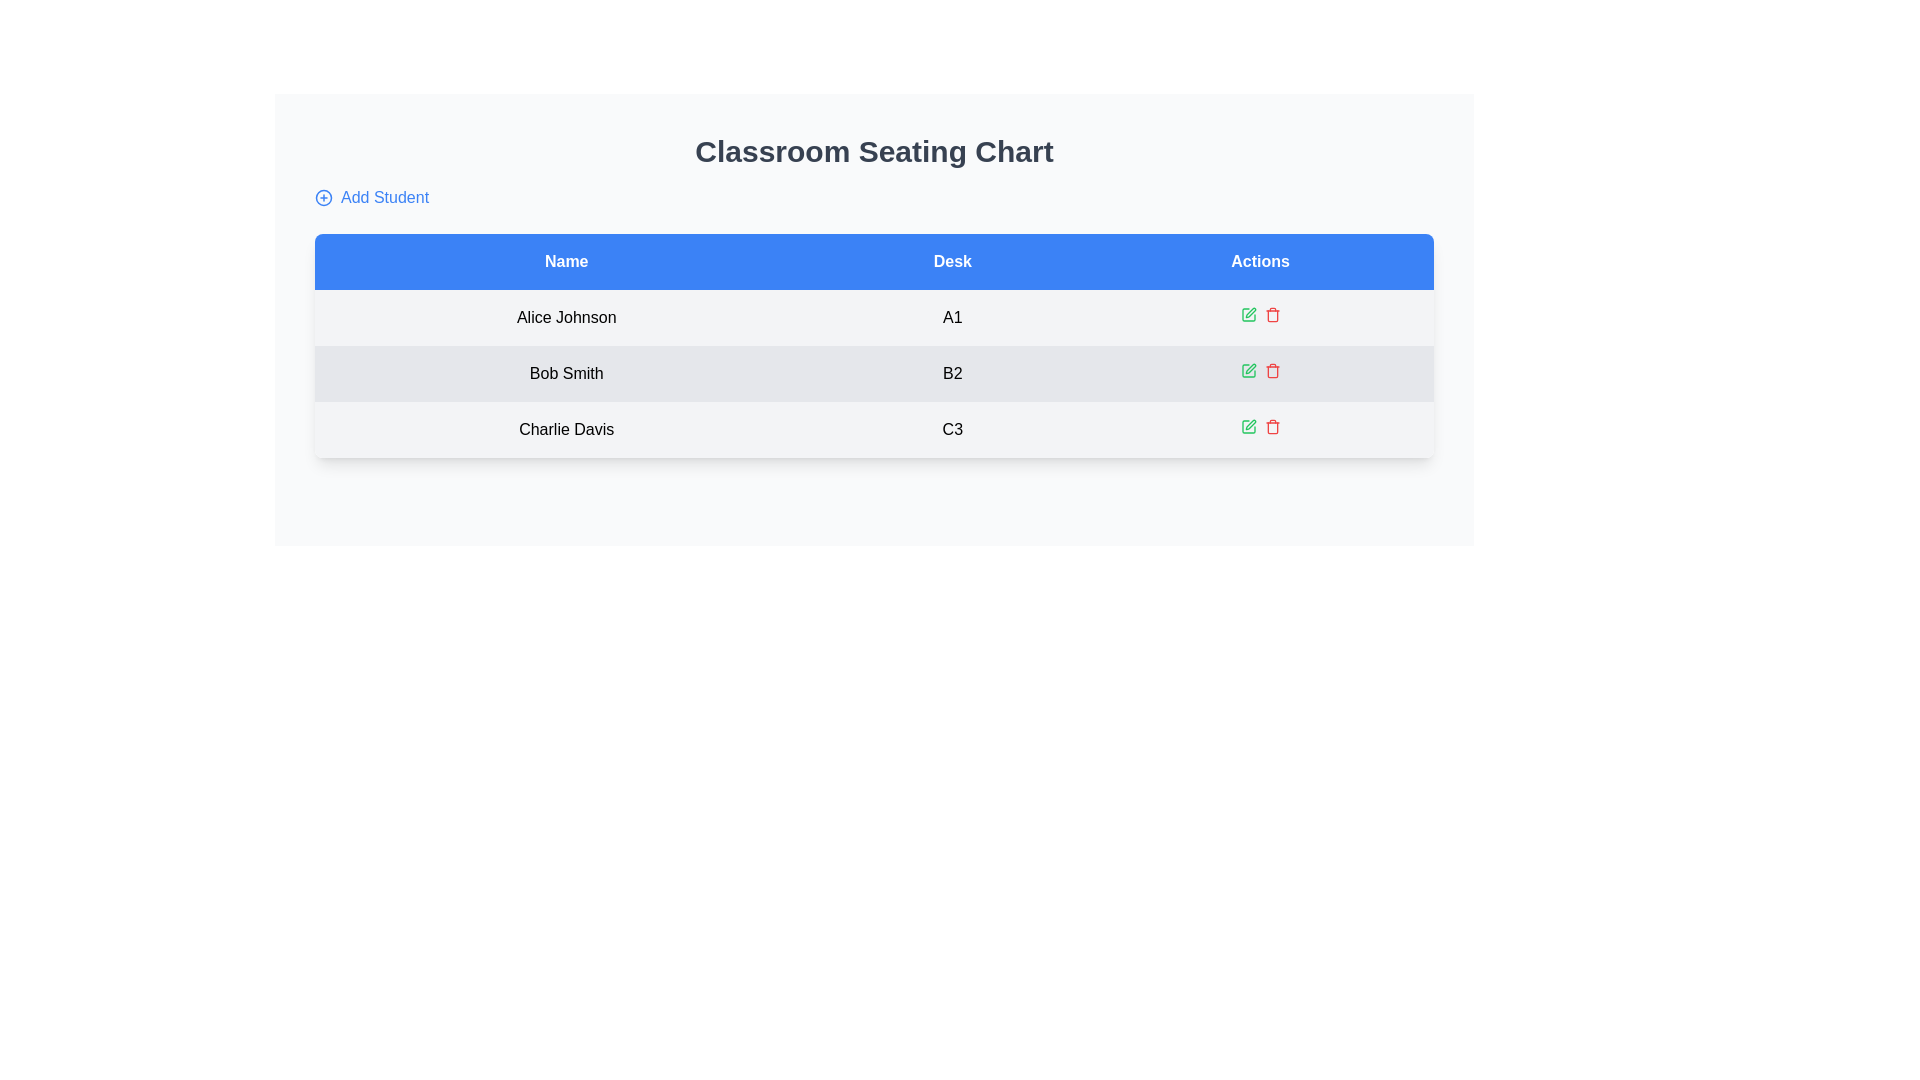  I want to click on the circular boundary element representing the 'add' action in the SVG graphic located to the left of the 'Add Student' text link, so click(324, 197).